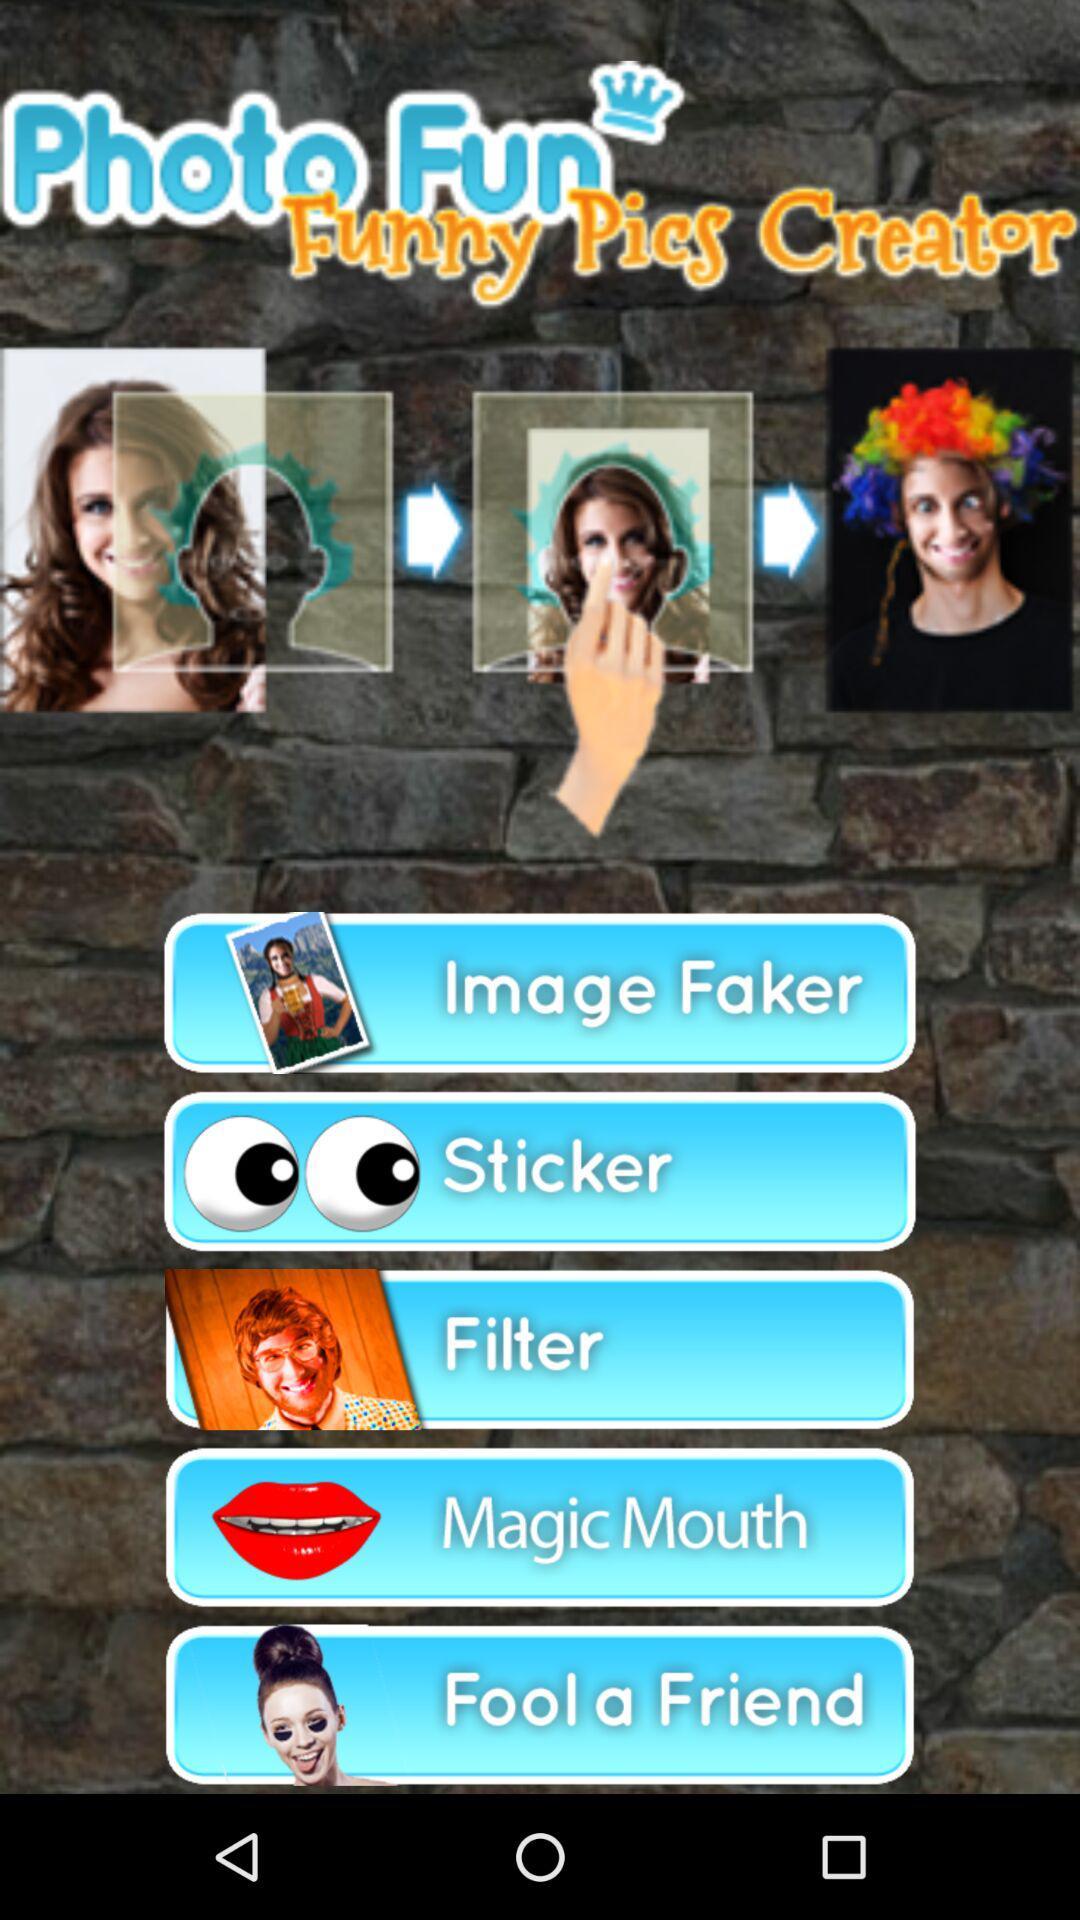 This screenshot has width=1080, height=1920. I want to click on open fool a friend, so click(540, 1704).